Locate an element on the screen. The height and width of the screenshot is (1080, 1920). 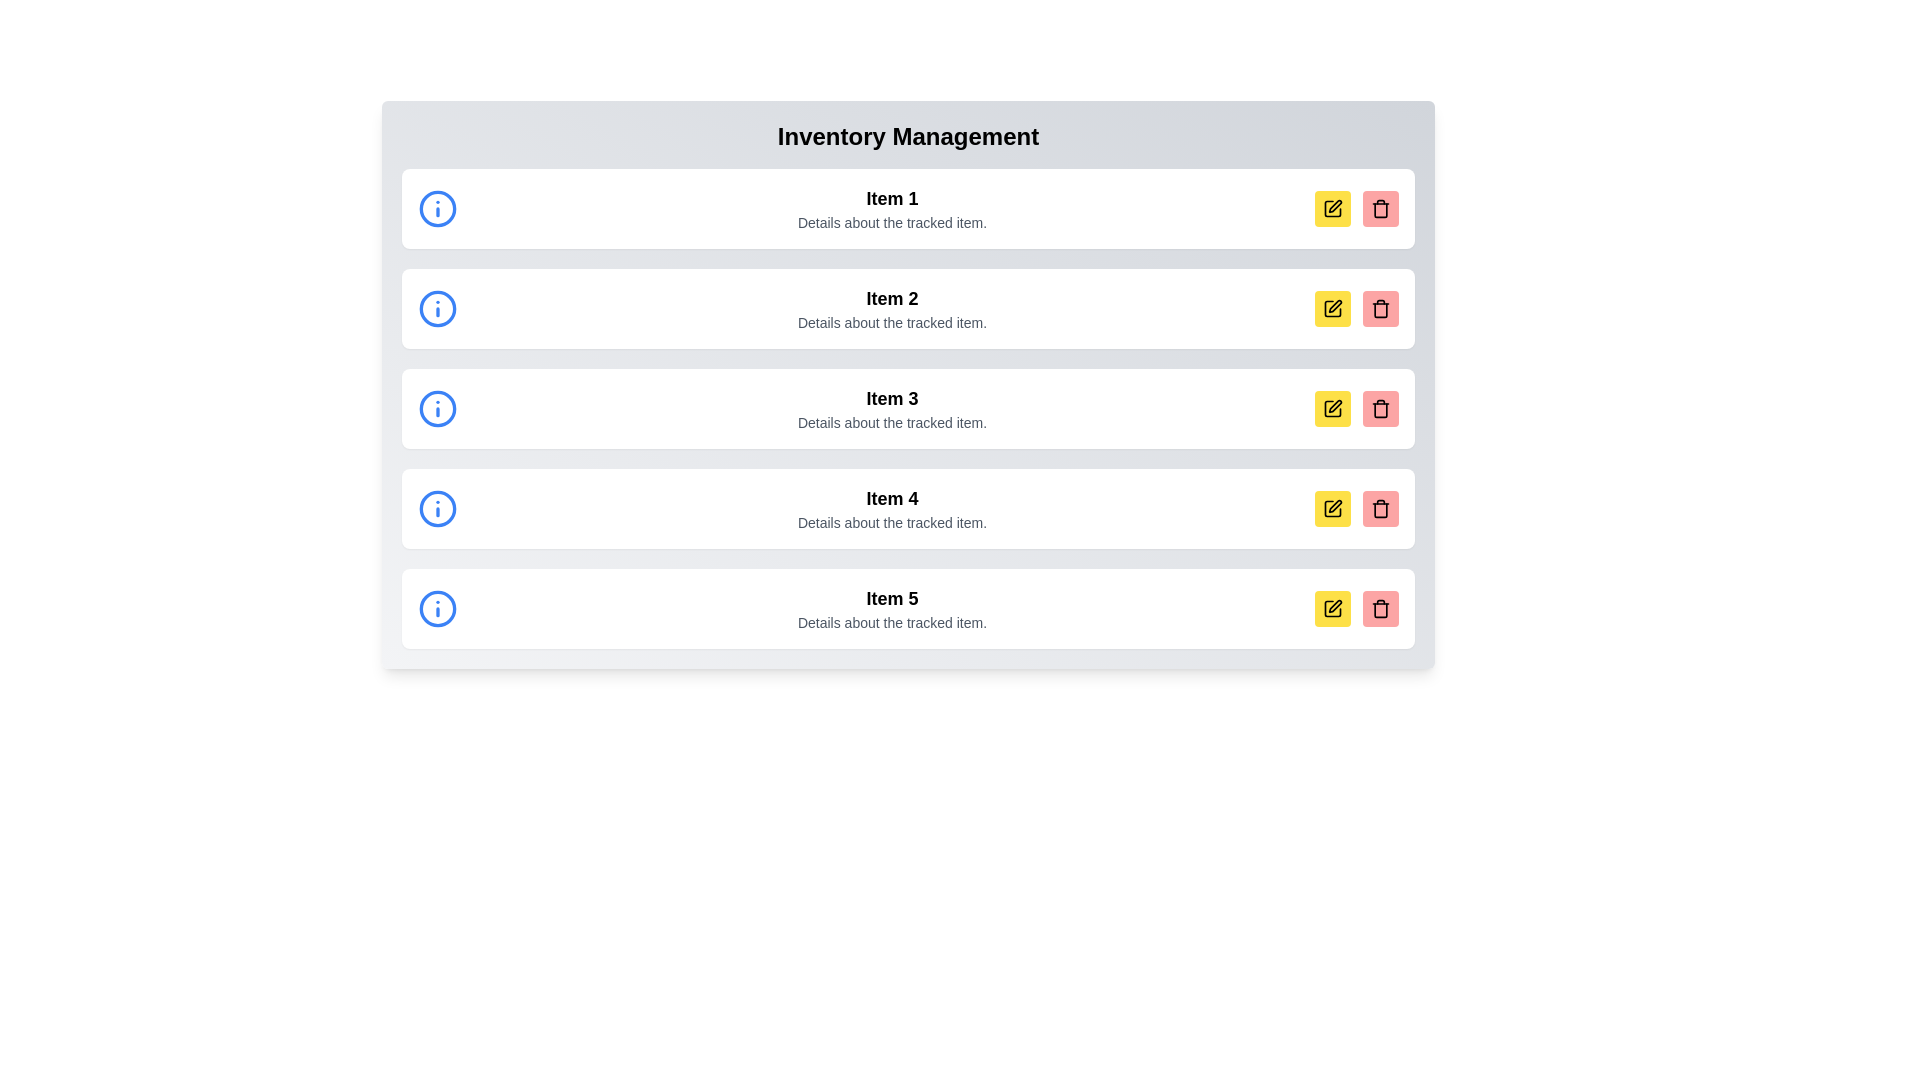
text content of the title or name of the fourth item in the inventory management list, which is positioned above 'Details about the tracked item.' is located at coordinates (891, 497).